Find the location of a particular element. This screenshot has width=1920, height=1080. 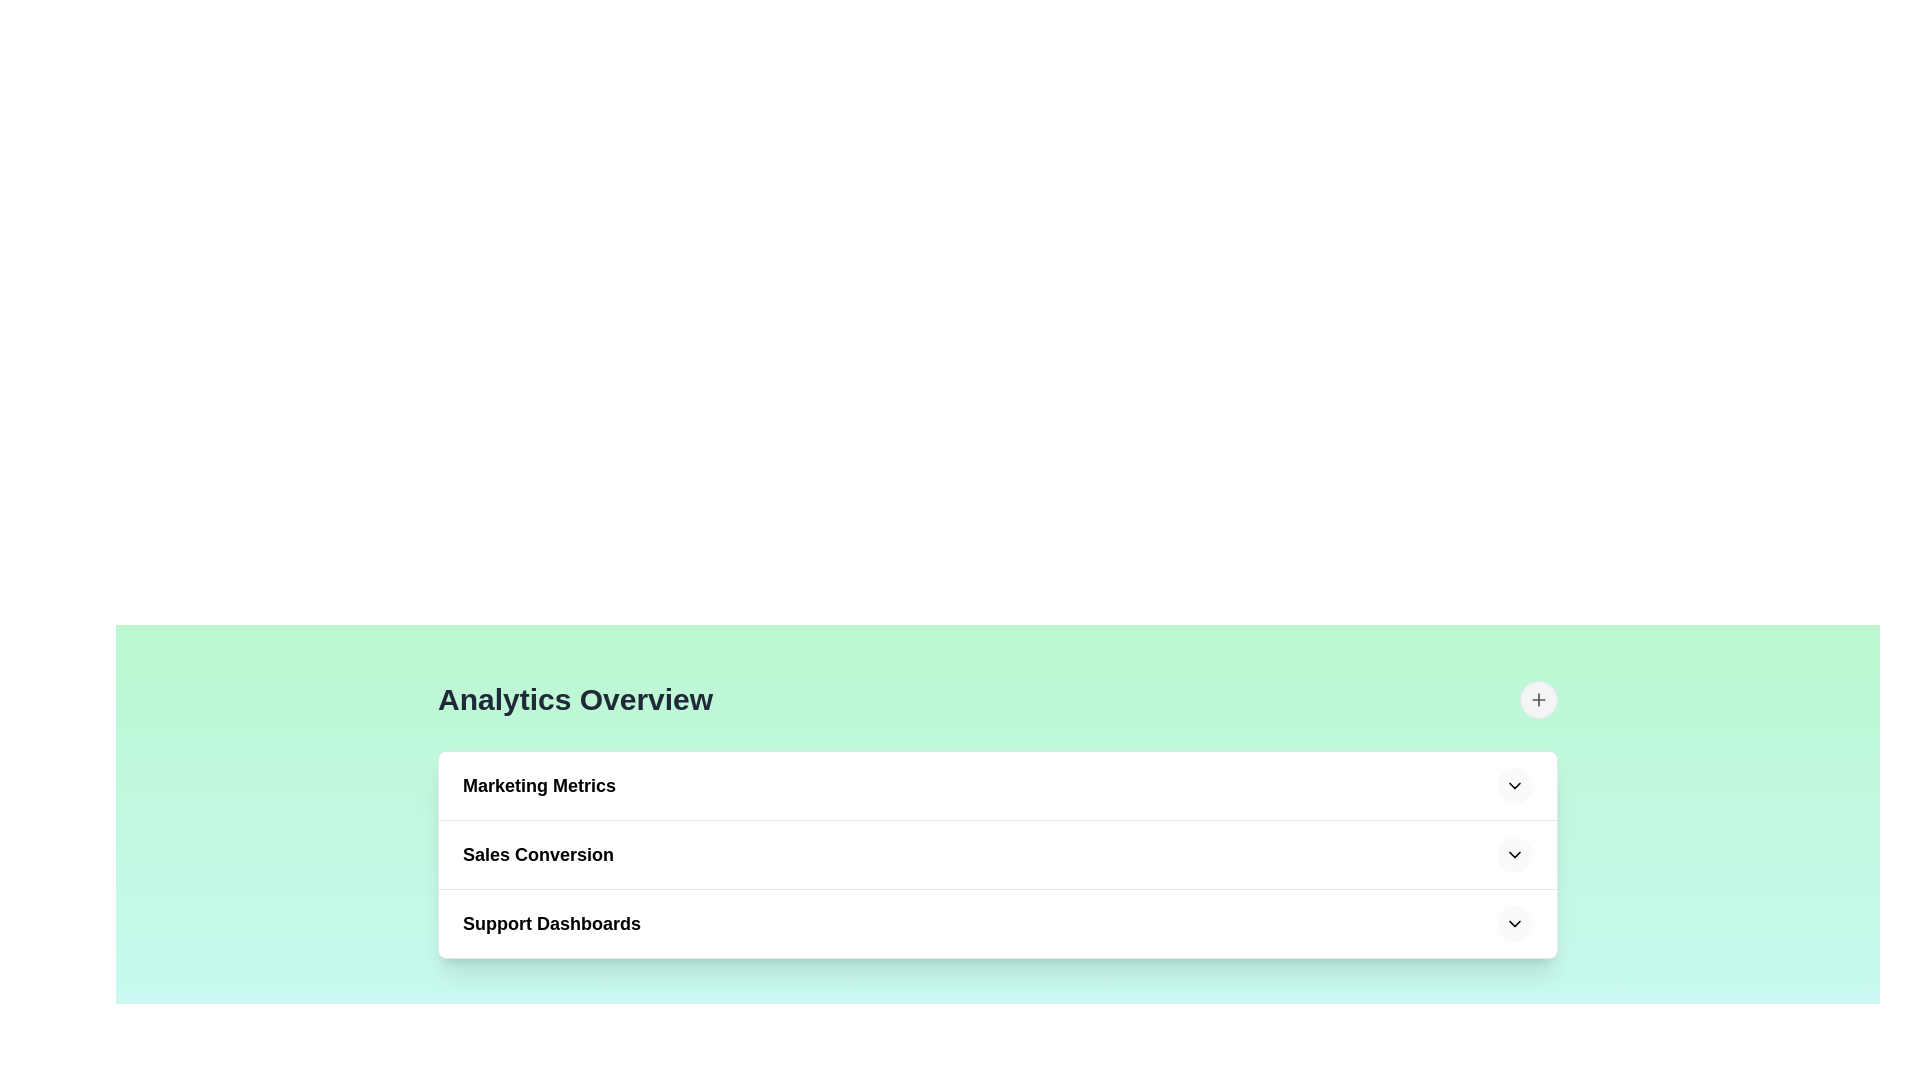

the SVG icon featuring a plus sign (+) located at the top-right corner of the 'Analytics Overview' section is located at coordinates (1538, 698).